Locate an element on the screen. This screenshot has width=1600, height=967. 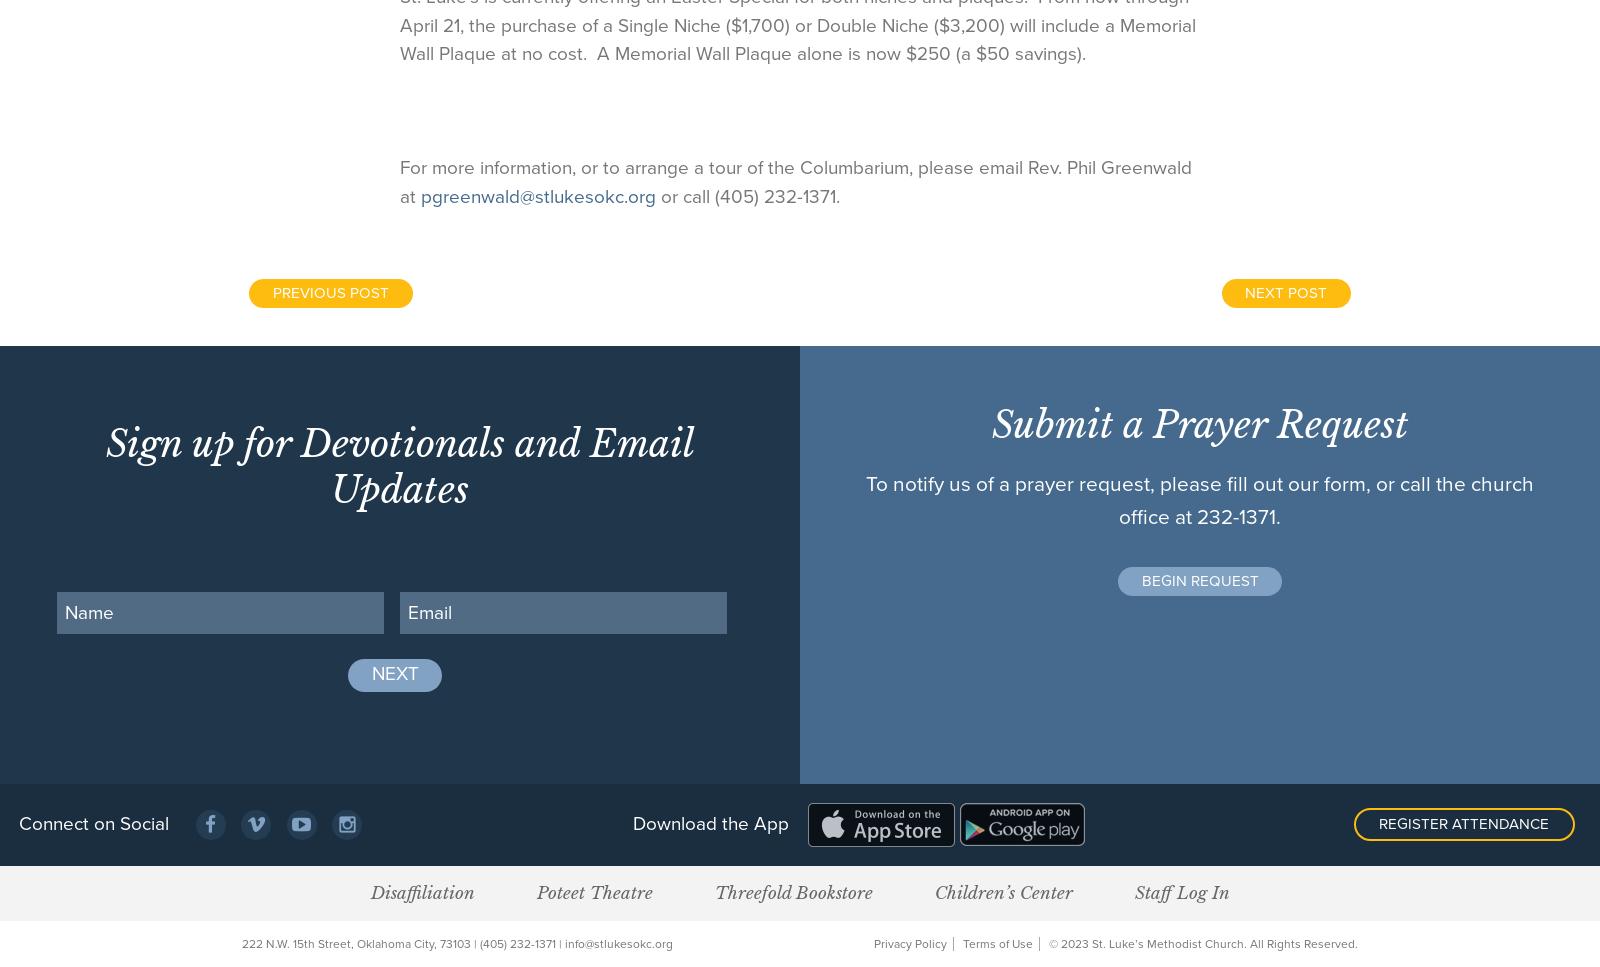
'Disaffiliation' is located at coordinates (421, 890).